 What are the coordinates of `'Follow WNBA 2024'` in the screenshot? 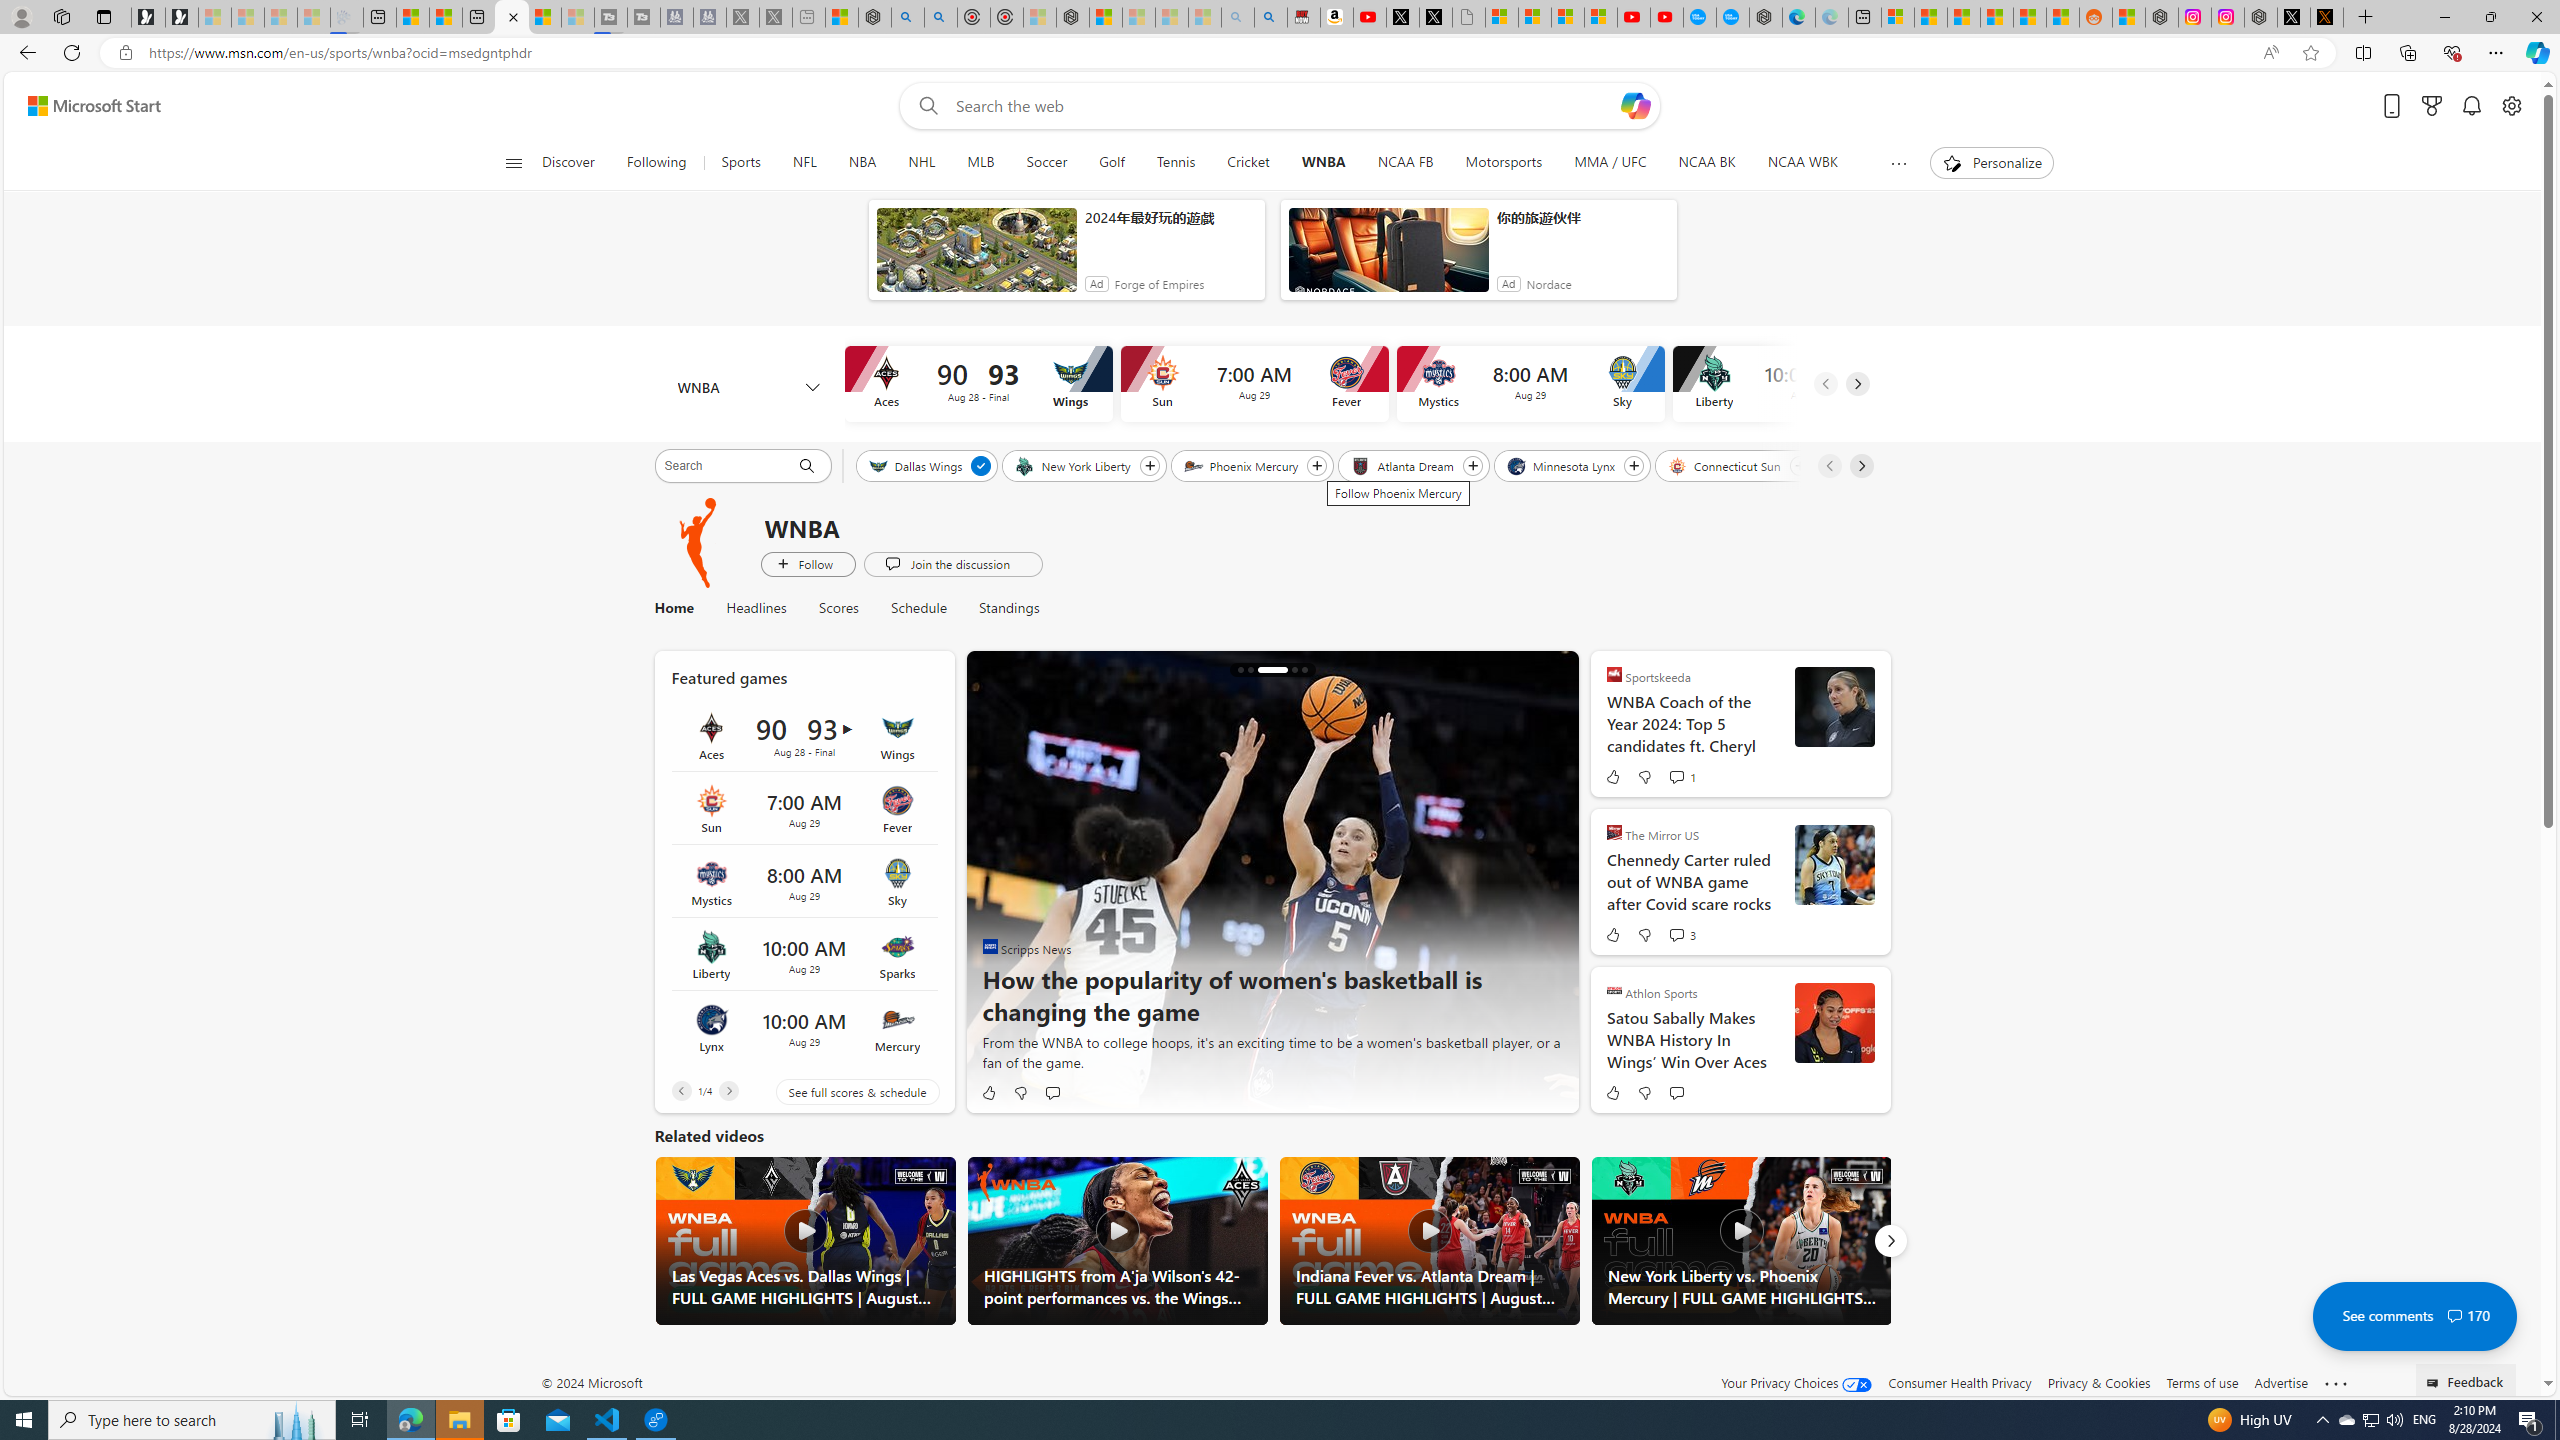 It's located at (807, 563).